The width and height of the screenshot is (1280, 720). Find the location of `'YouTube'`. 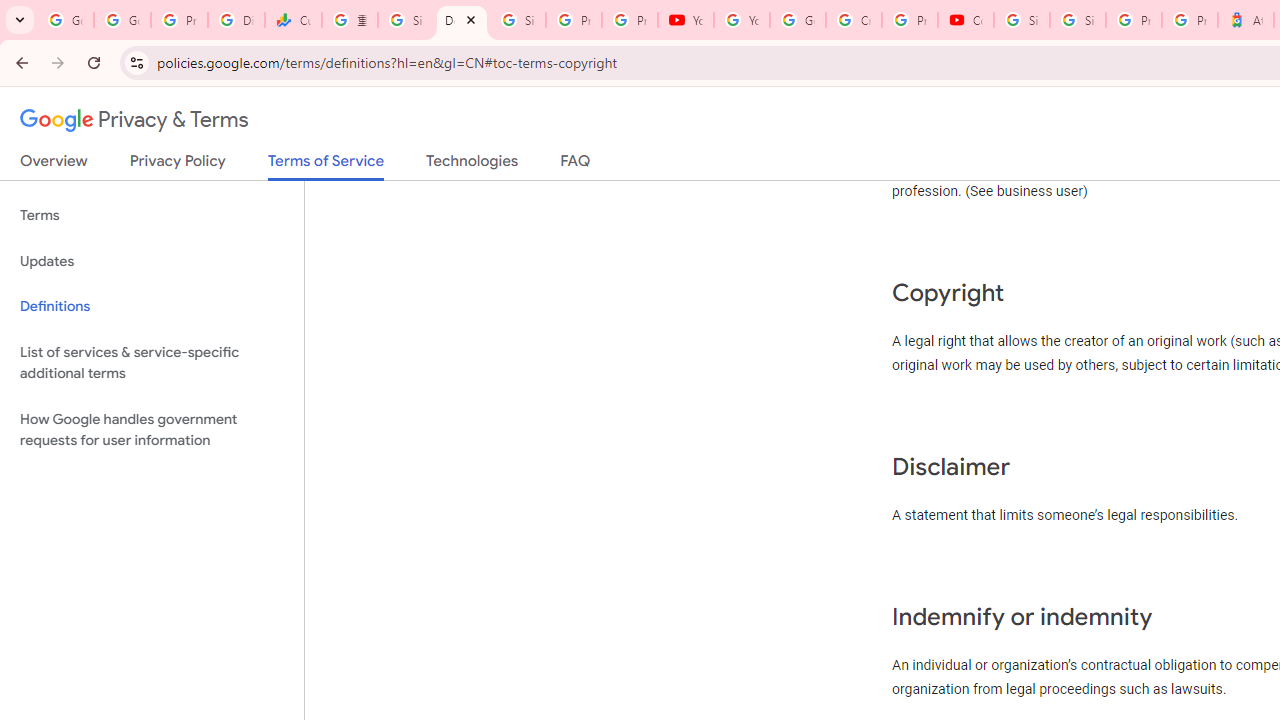

'YouTube' is located at coordinates (686, 20).